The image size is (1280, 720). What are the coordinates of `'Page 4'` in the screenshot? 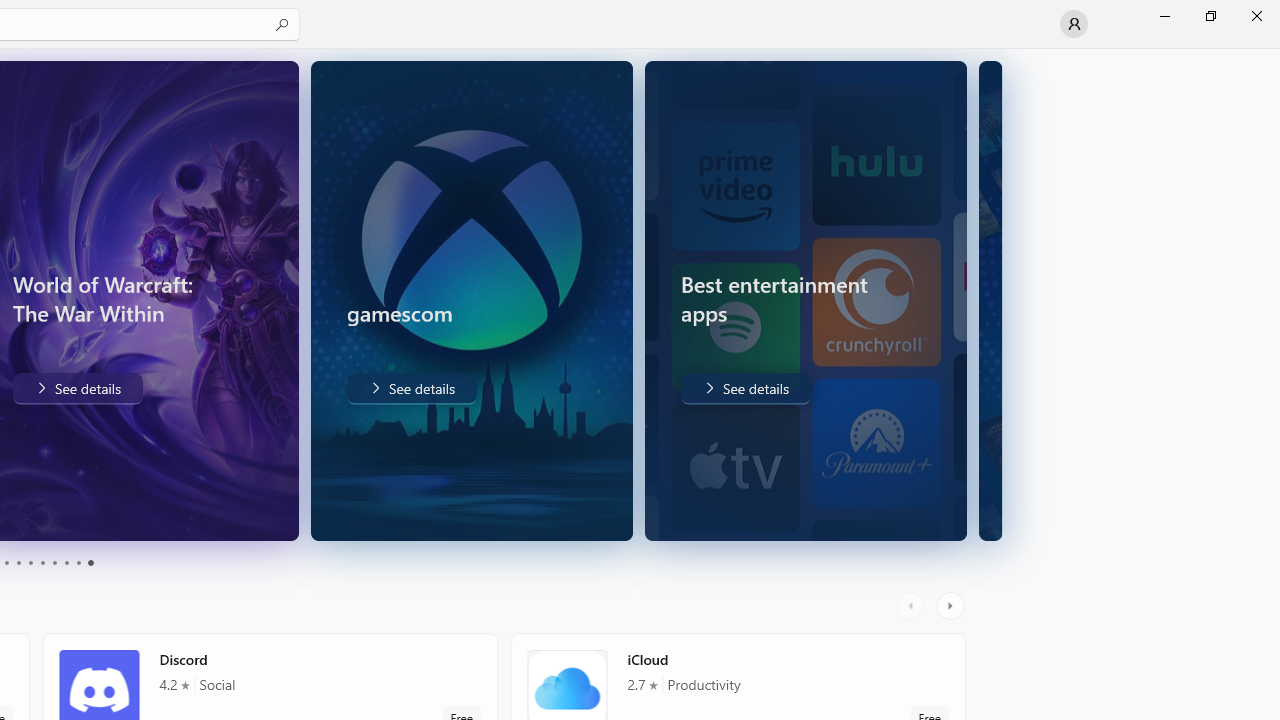 It's located at (17, 563).